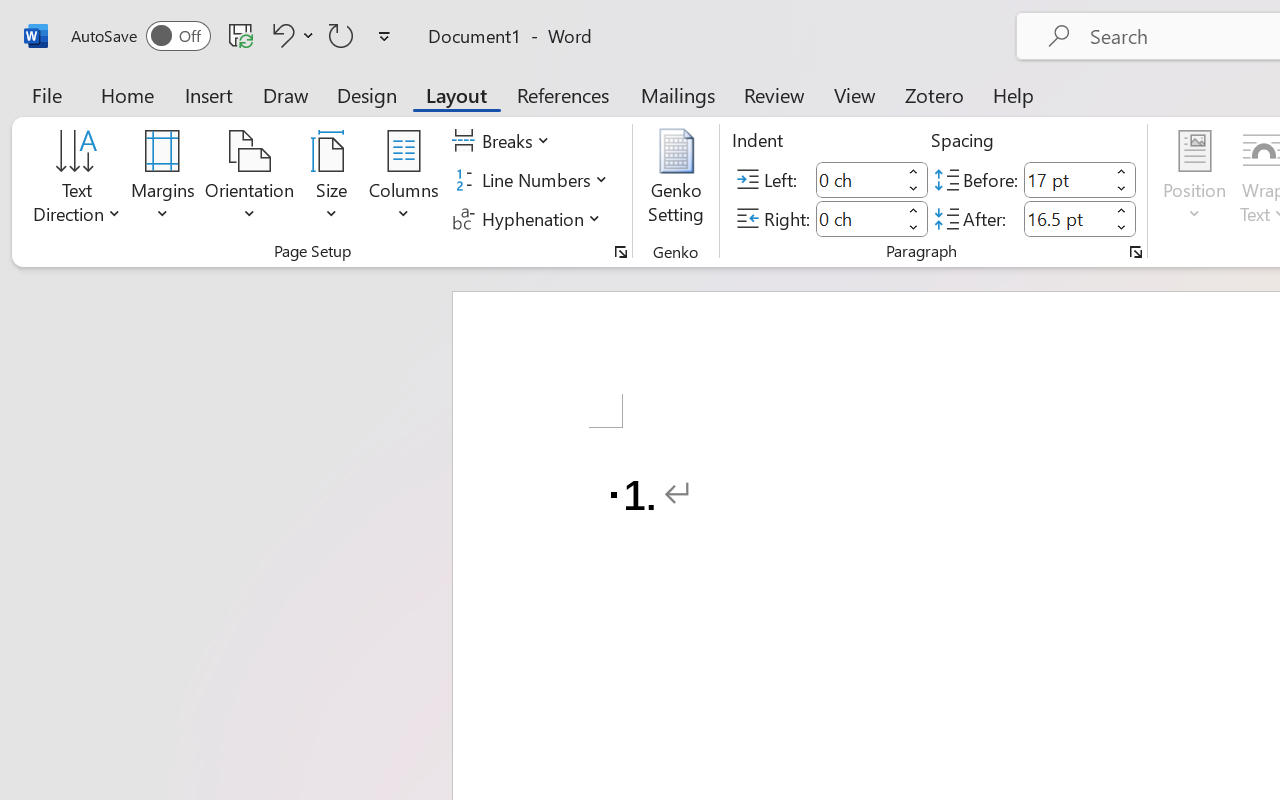 This screenshot has width=1280, height=800. I want to click on 'Breaks', so click(504, 141).